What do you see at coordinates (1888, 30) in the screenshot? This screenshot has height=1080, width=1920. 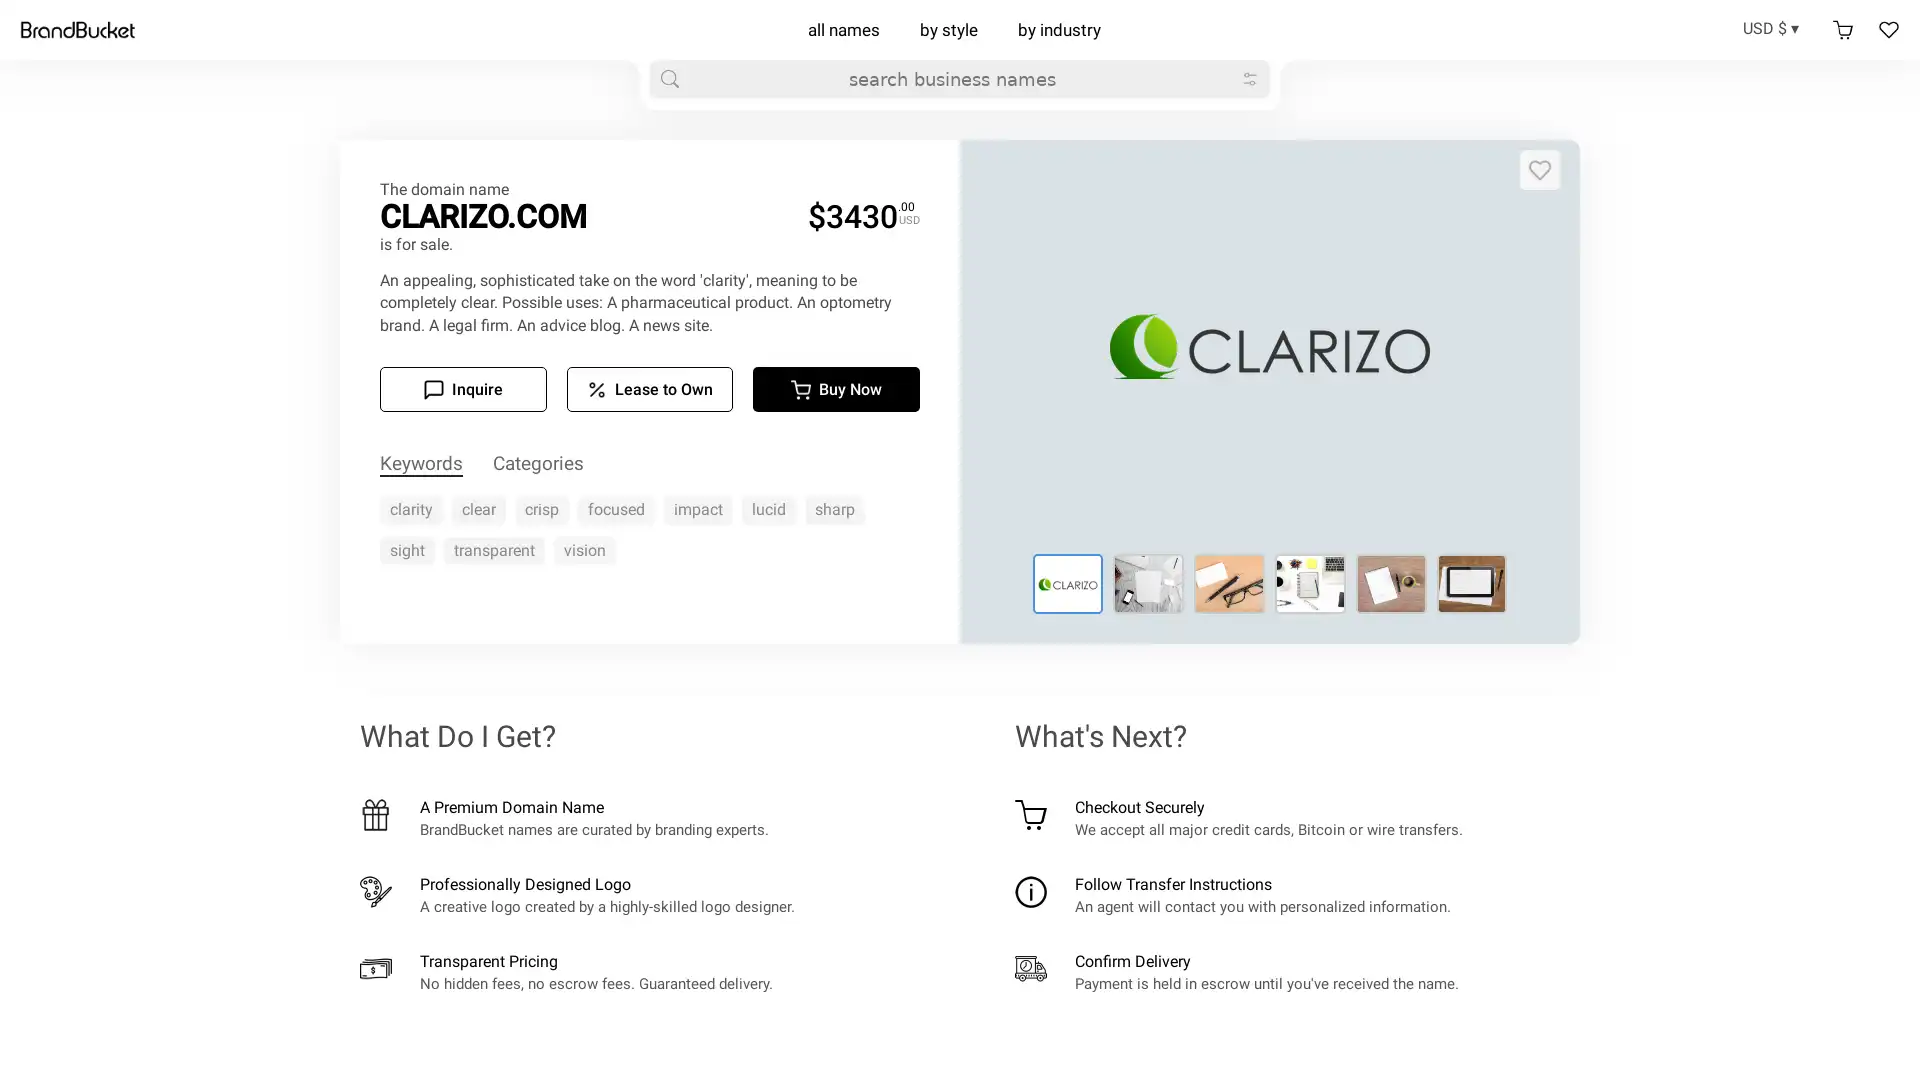 I see `Favorites Favorites` at bounding box center [1888, 30].